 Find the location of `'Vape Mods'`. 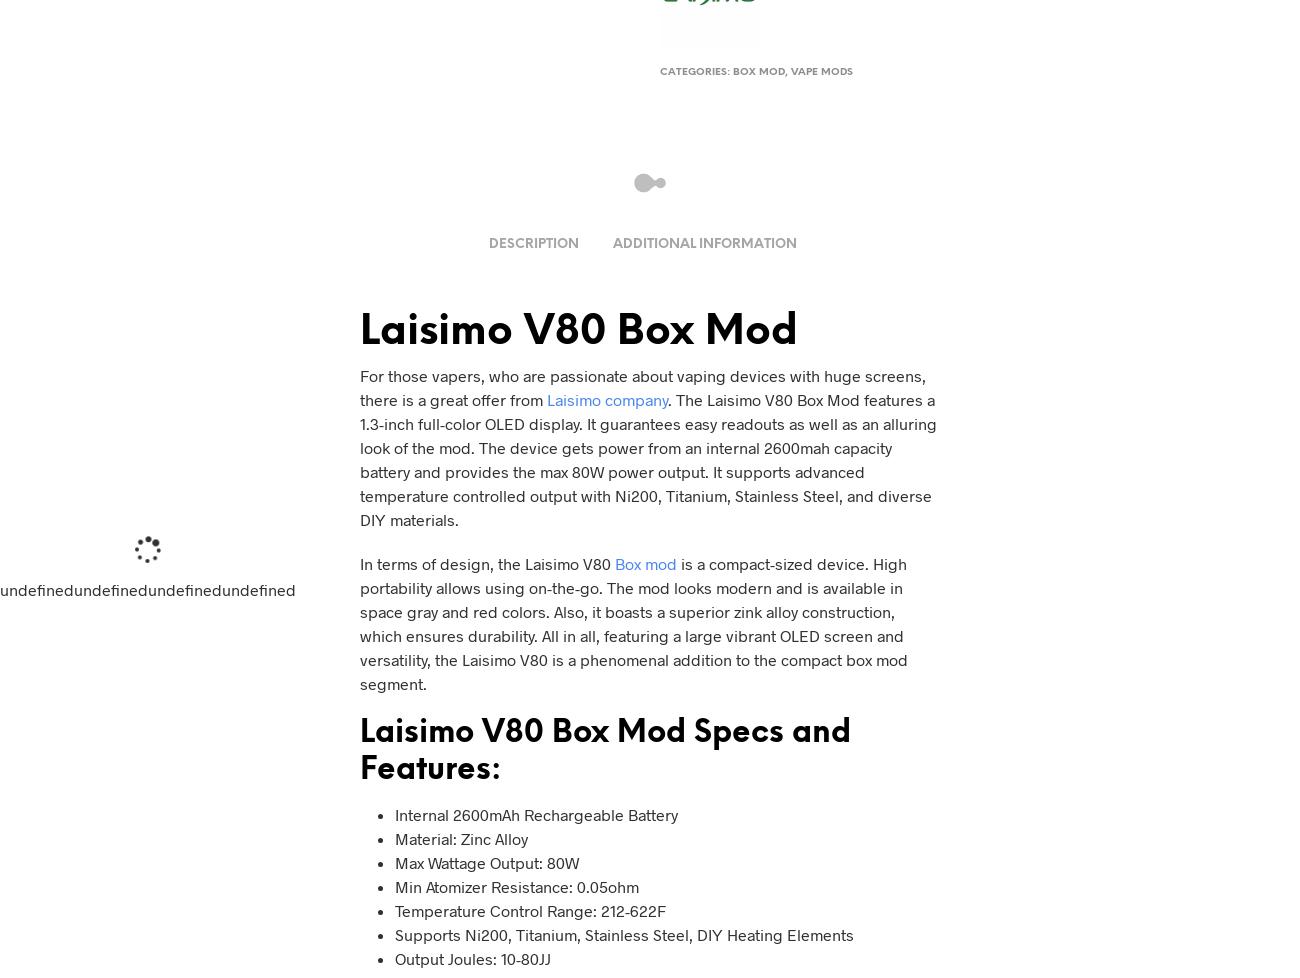

'Vape Mods' is located at coordinates (790, 72).